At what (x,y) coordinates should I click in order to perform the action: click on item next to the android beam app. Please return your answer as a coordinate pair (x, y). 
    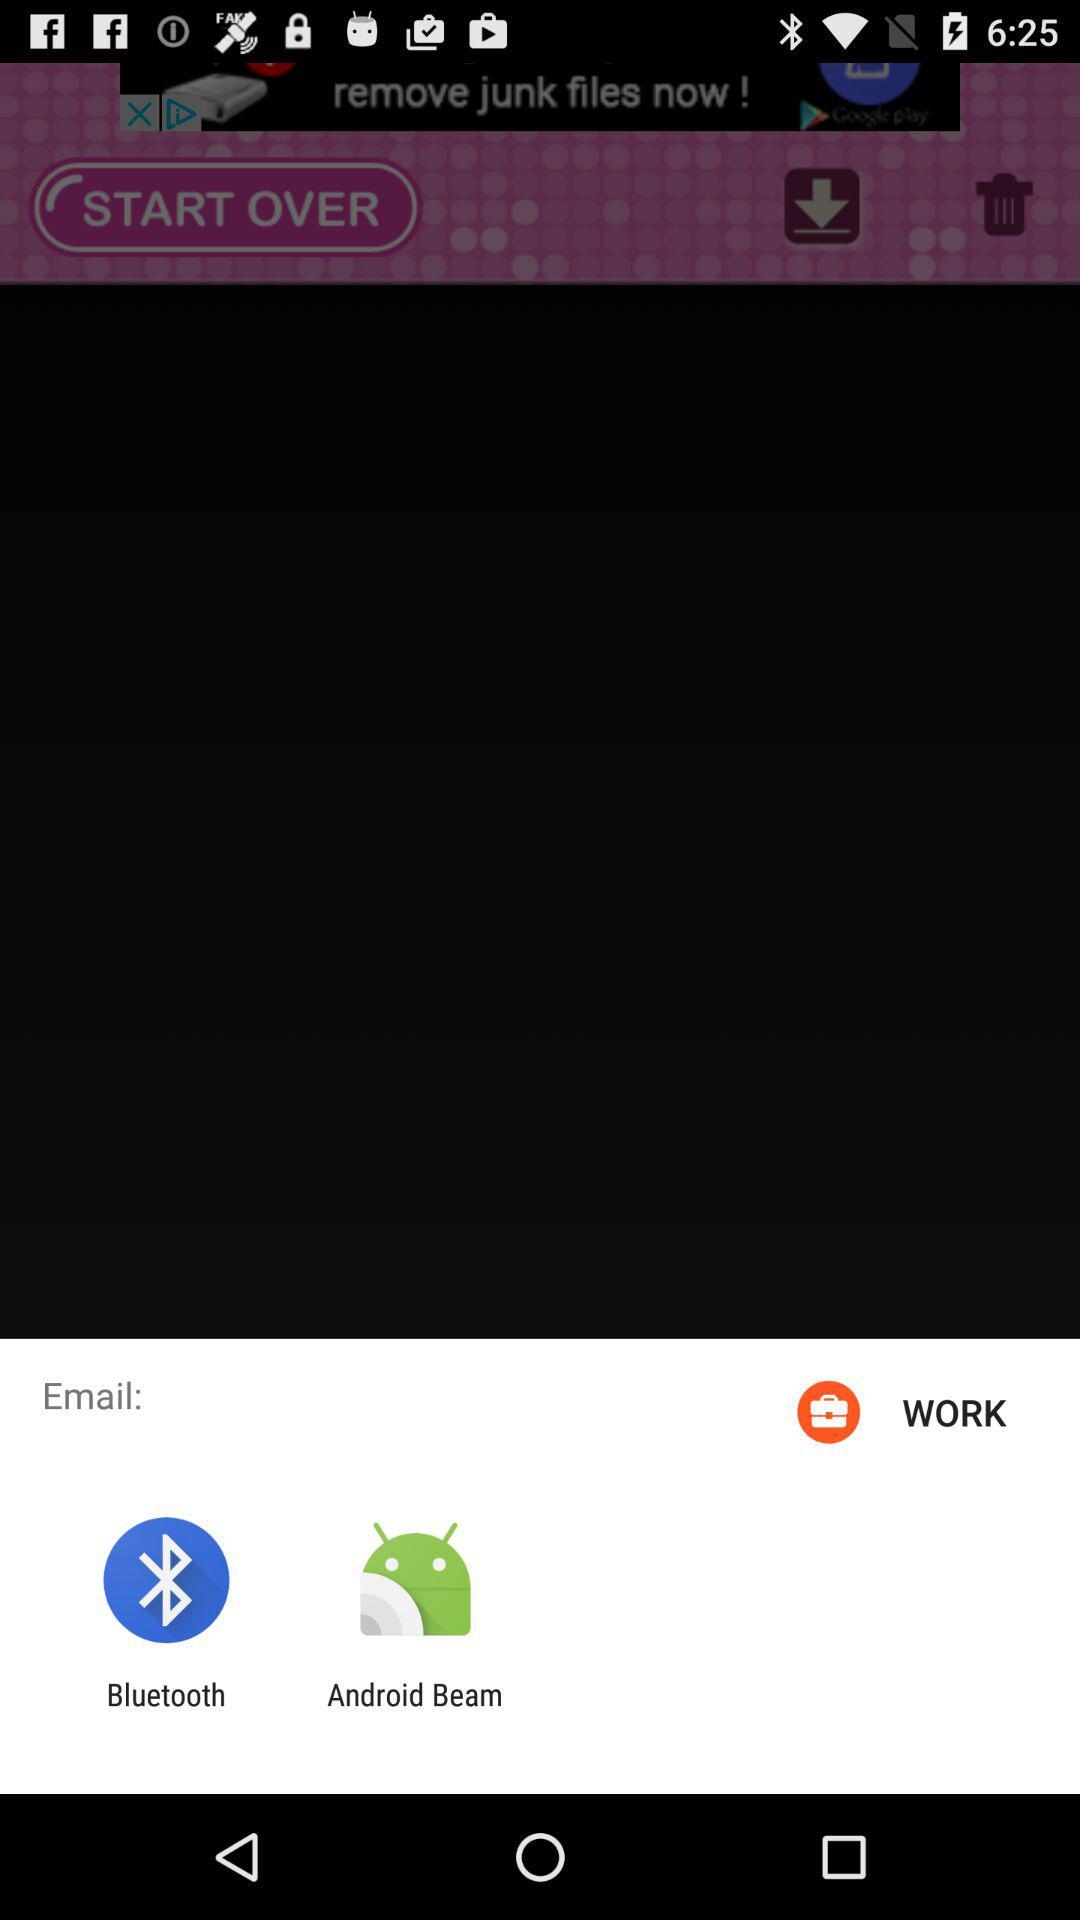
    Looking at the image, I should click on (165, 1711).